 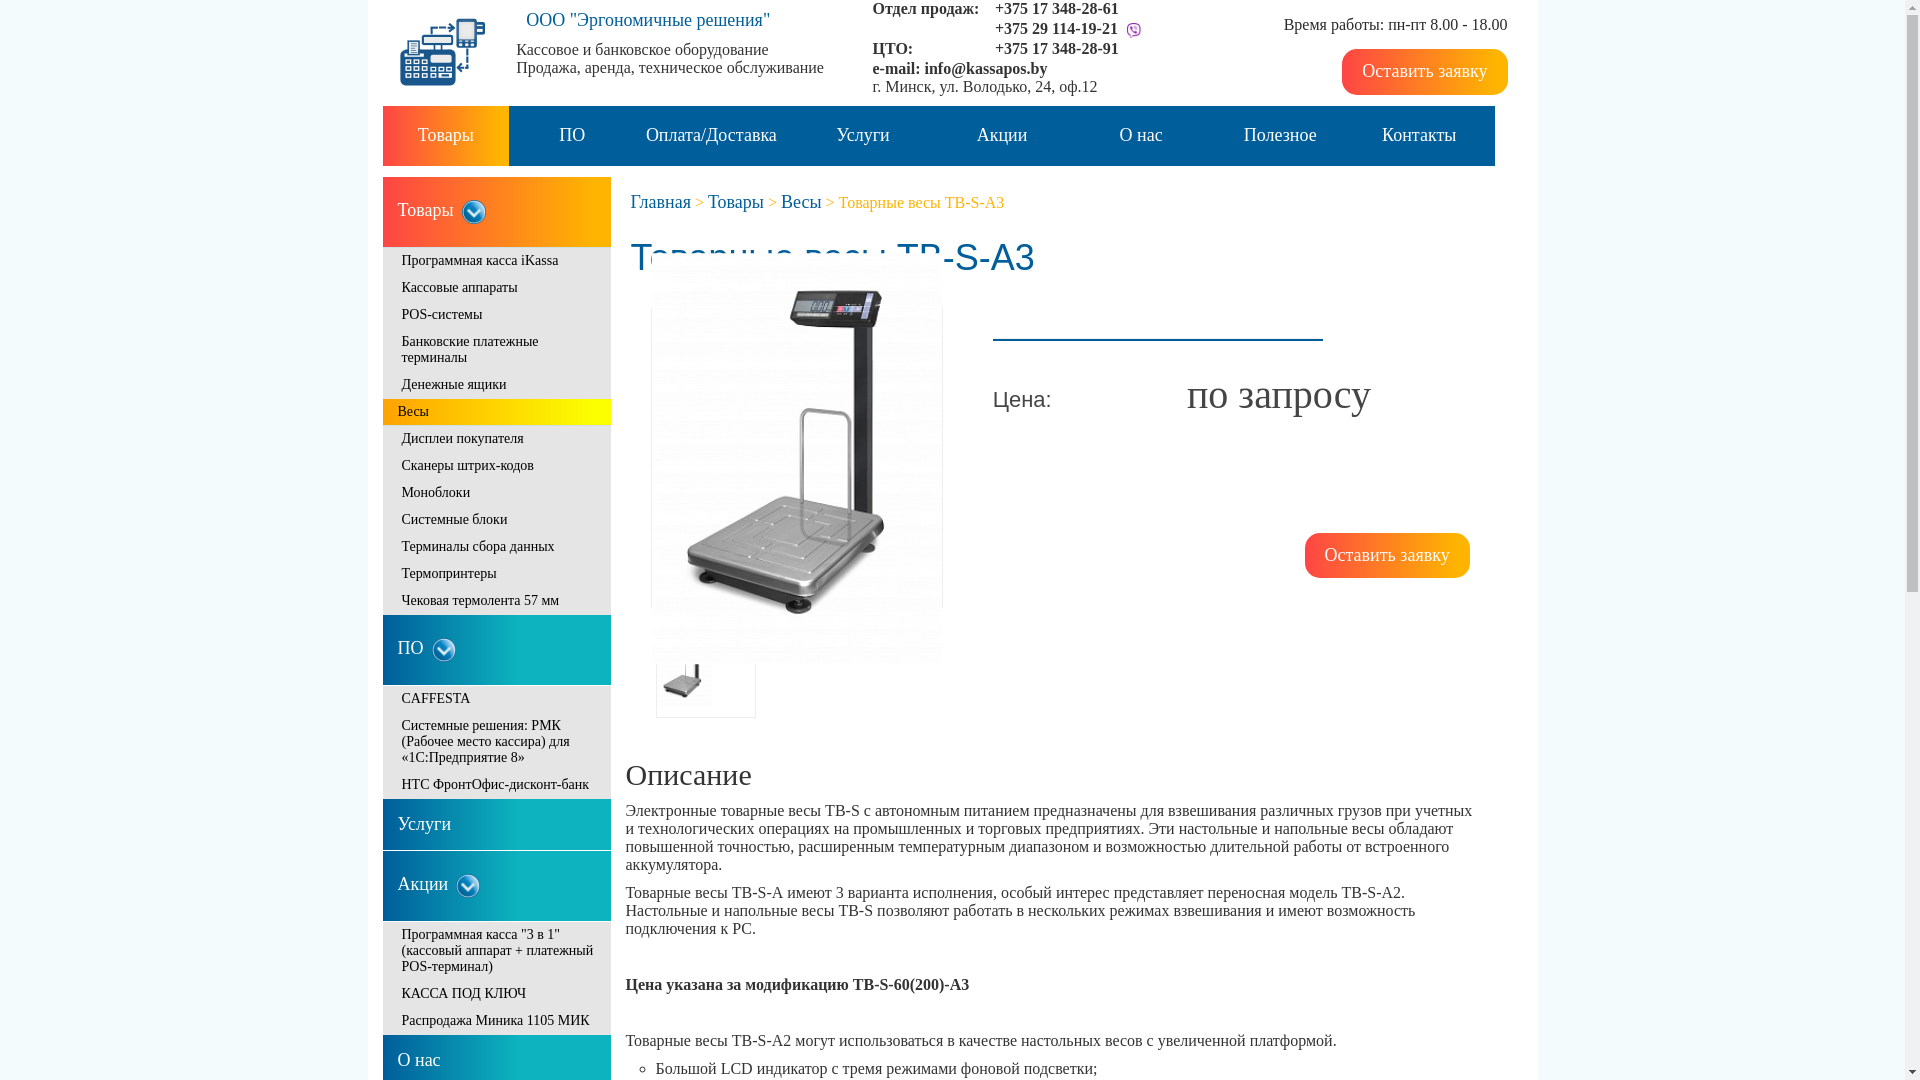 I want to click on '+375 17 348-28-61', so click(x=1055, y=8).